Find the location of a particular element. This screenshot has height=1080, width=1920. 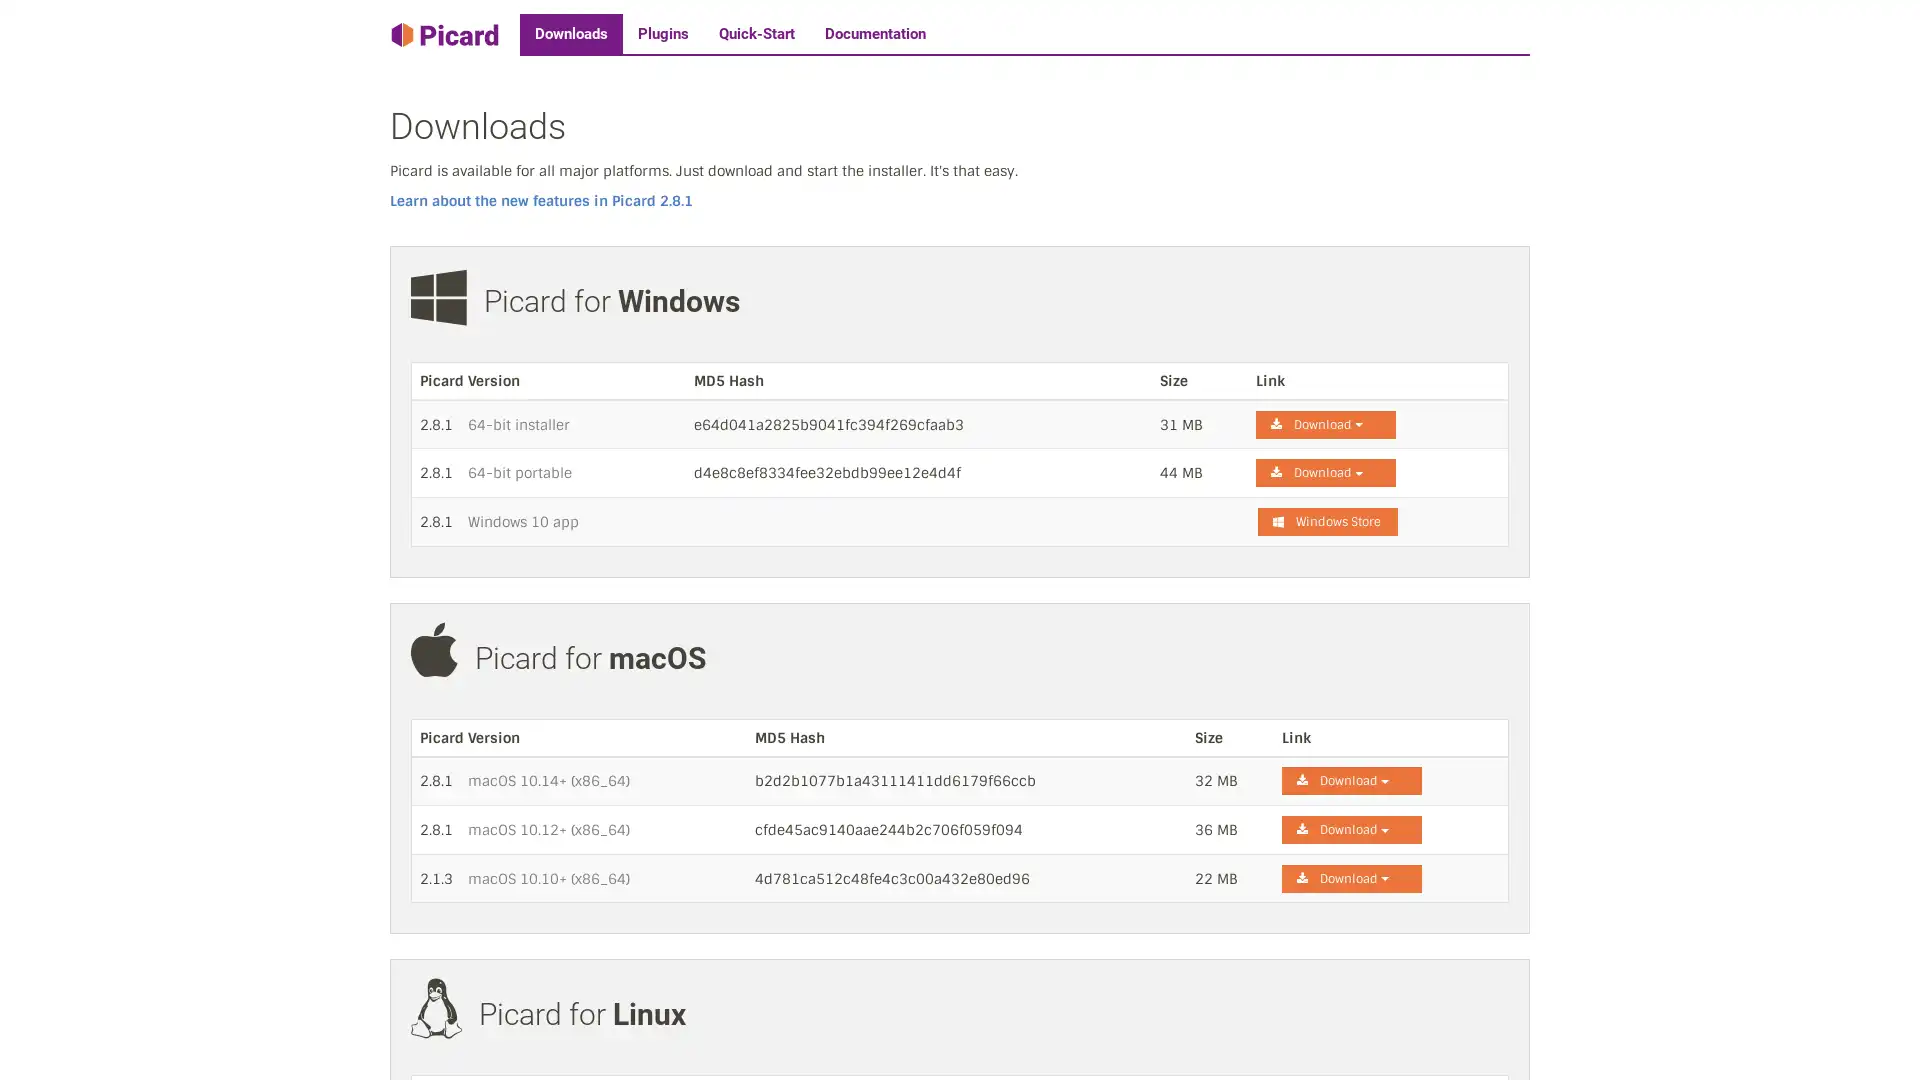

Download is located at coordinates (1324, 473).